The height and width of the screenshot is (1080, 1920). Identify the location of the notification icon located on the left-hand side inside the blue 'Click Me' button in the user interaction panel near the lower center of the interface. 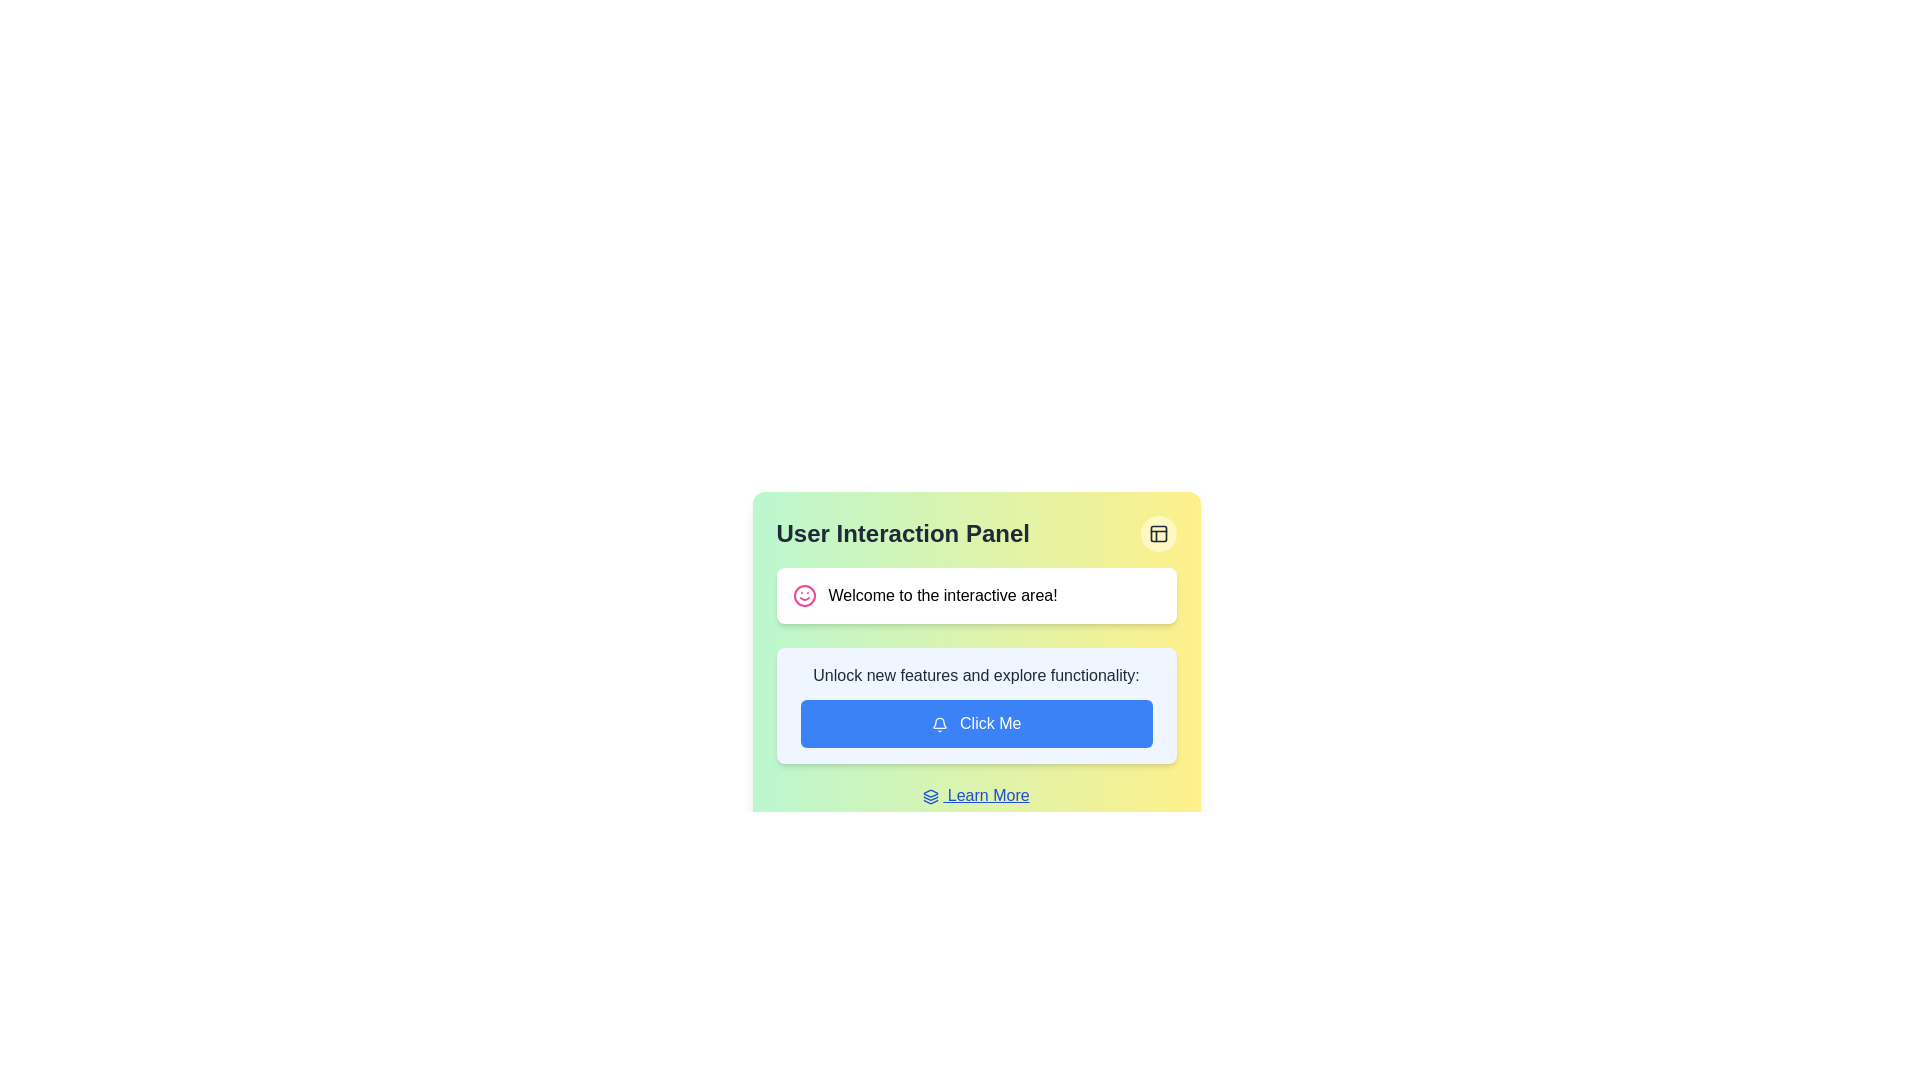
(938, 724).